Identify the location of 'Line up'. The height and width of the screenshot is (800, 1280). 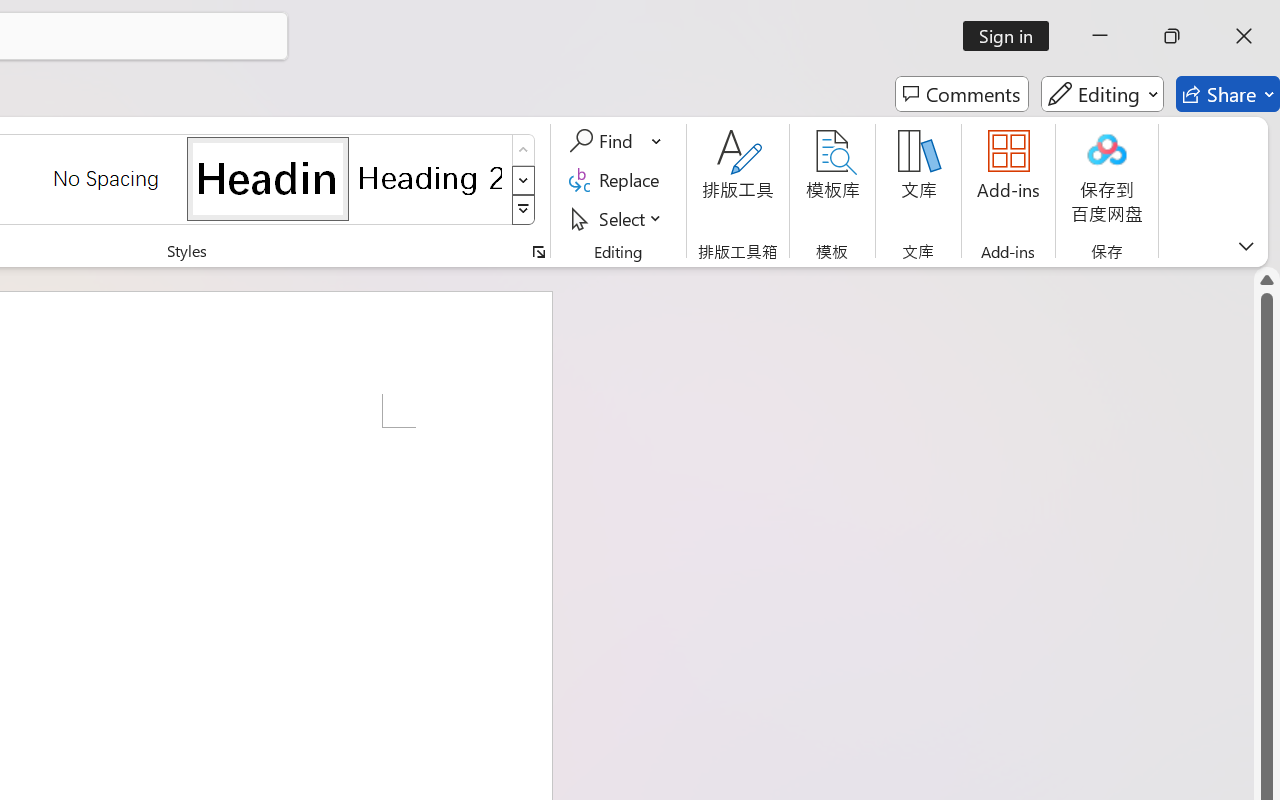
(1266, 280).